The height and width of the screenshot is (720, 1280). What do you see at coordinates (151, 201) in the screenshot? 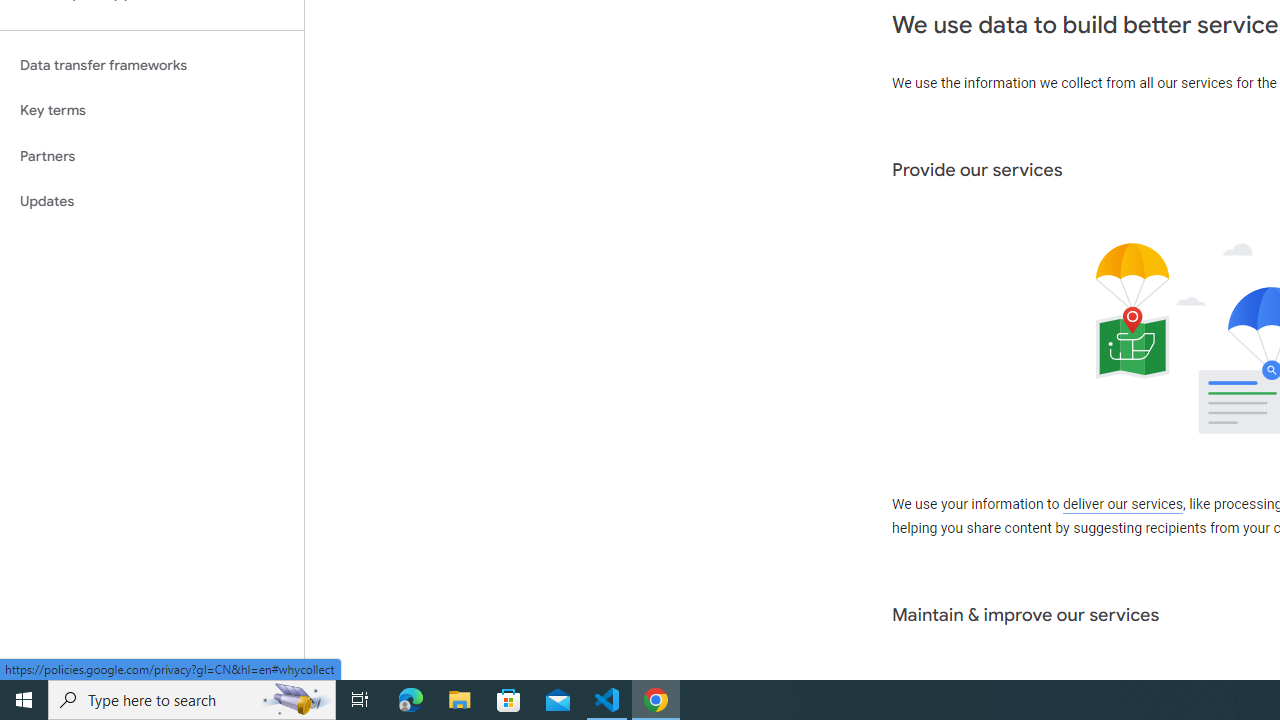
I see `'Updates'` at bounding box center [151, 201].